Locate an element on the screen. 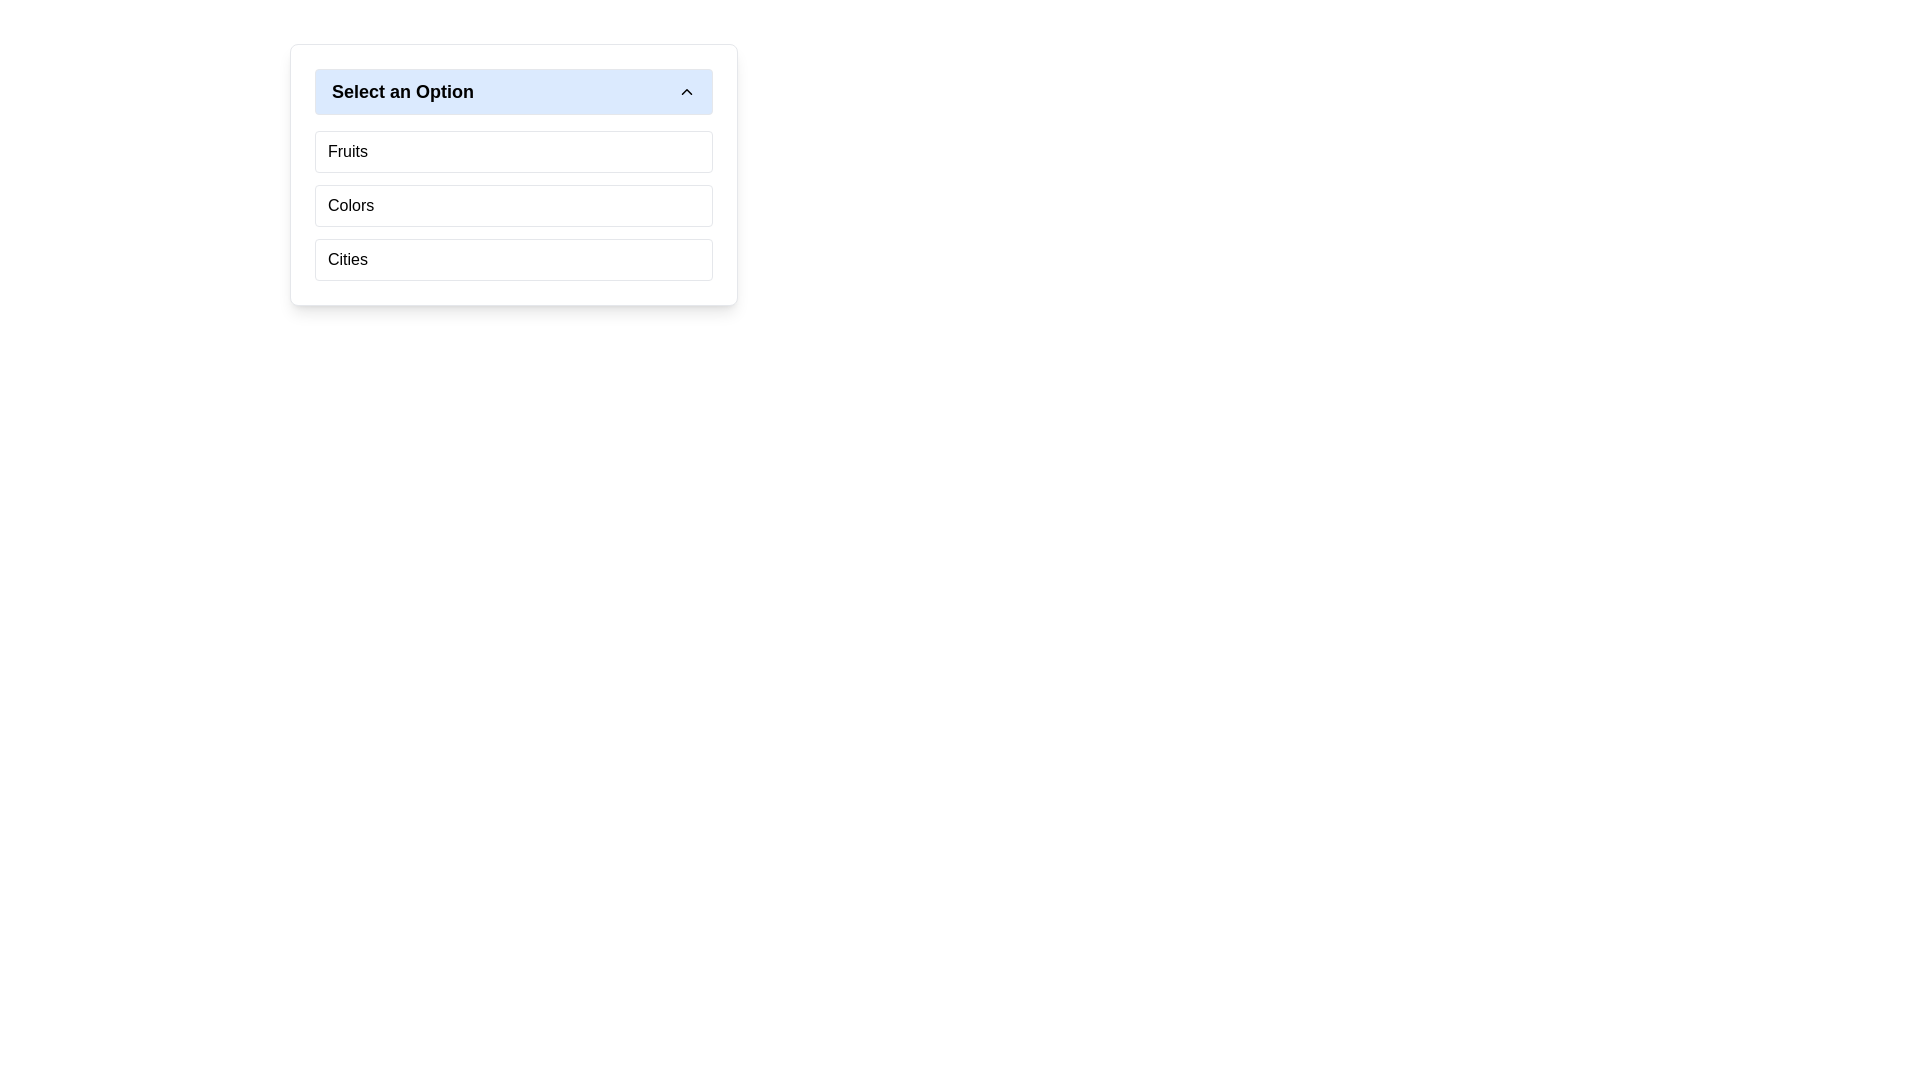 This screenshot has width=1920, height=1080. the Dropdown toggle located at the top of the white card with rounded edges is located at coordinates (513, 92).